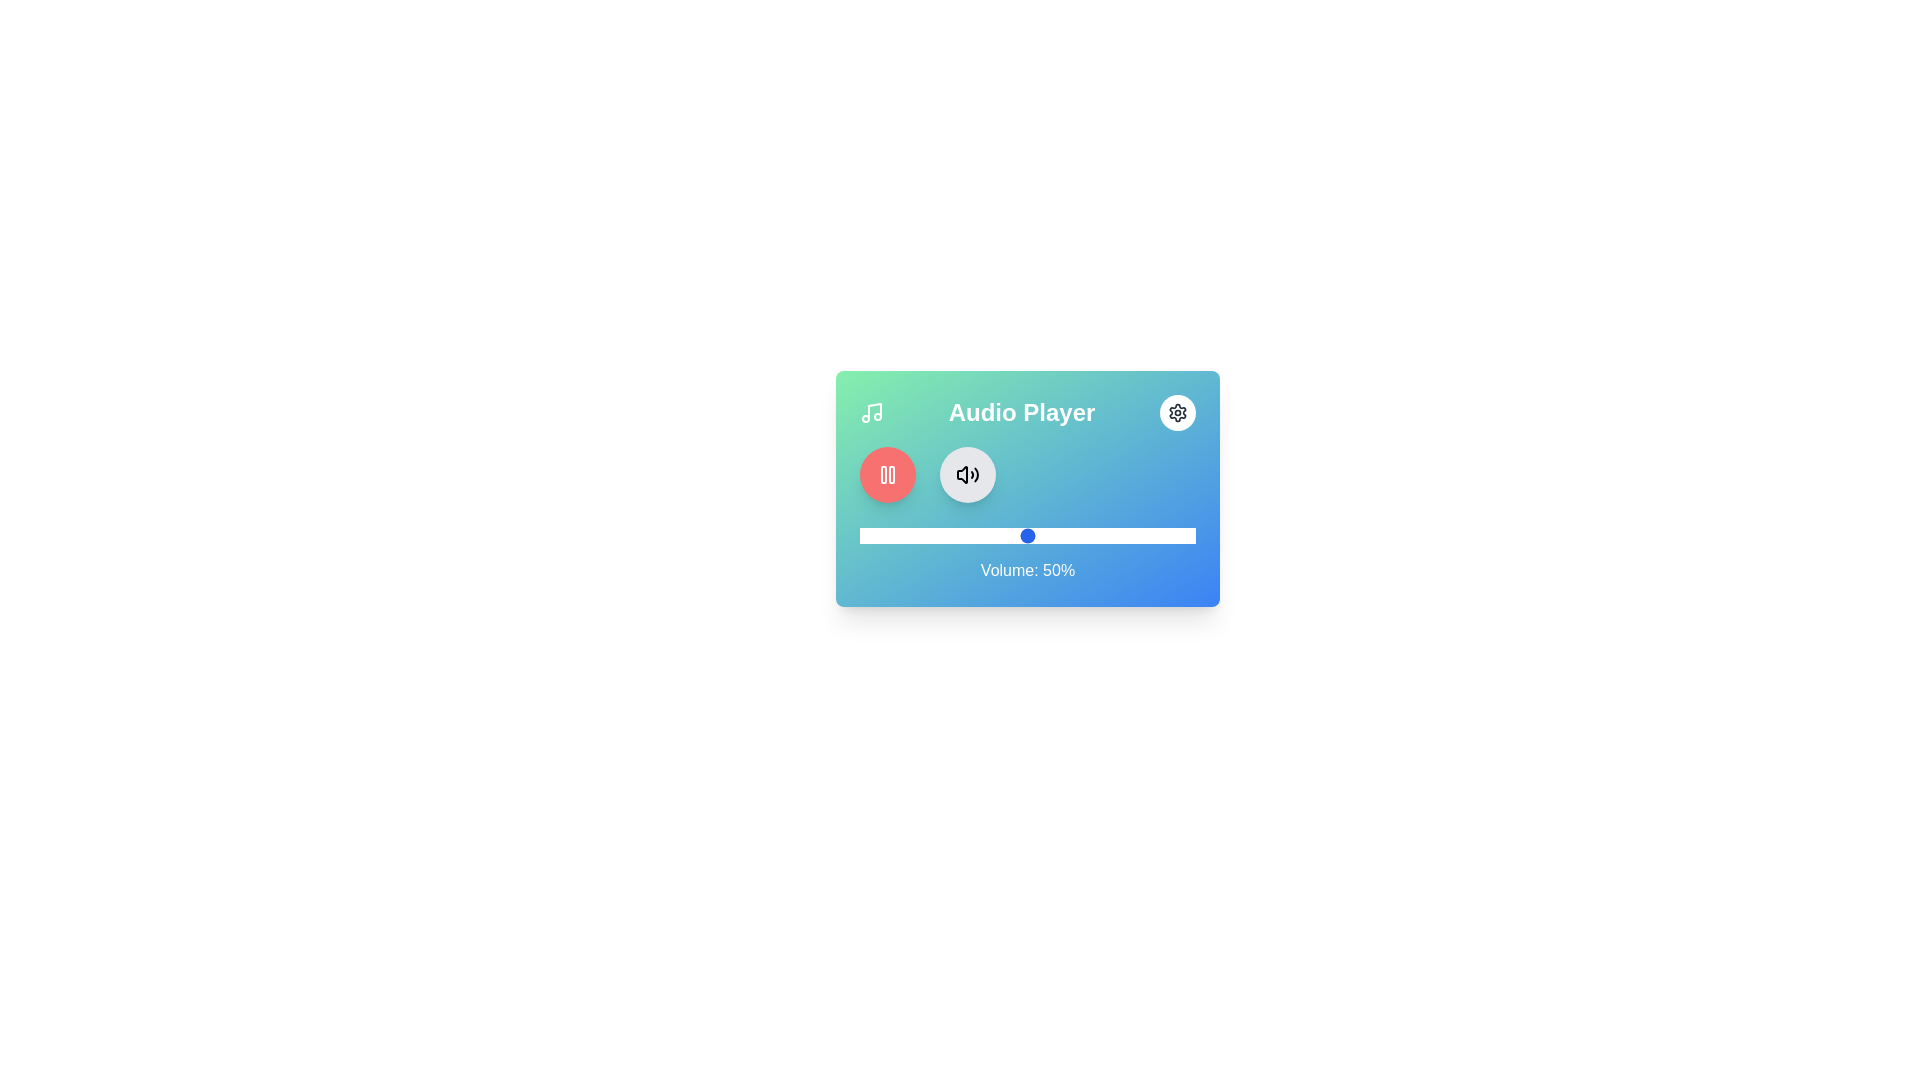 This screenshot has height=1080, width=1920. Describe the element at coordinates (1090, 535) in the screenshot. I see `the slider value` at that location.